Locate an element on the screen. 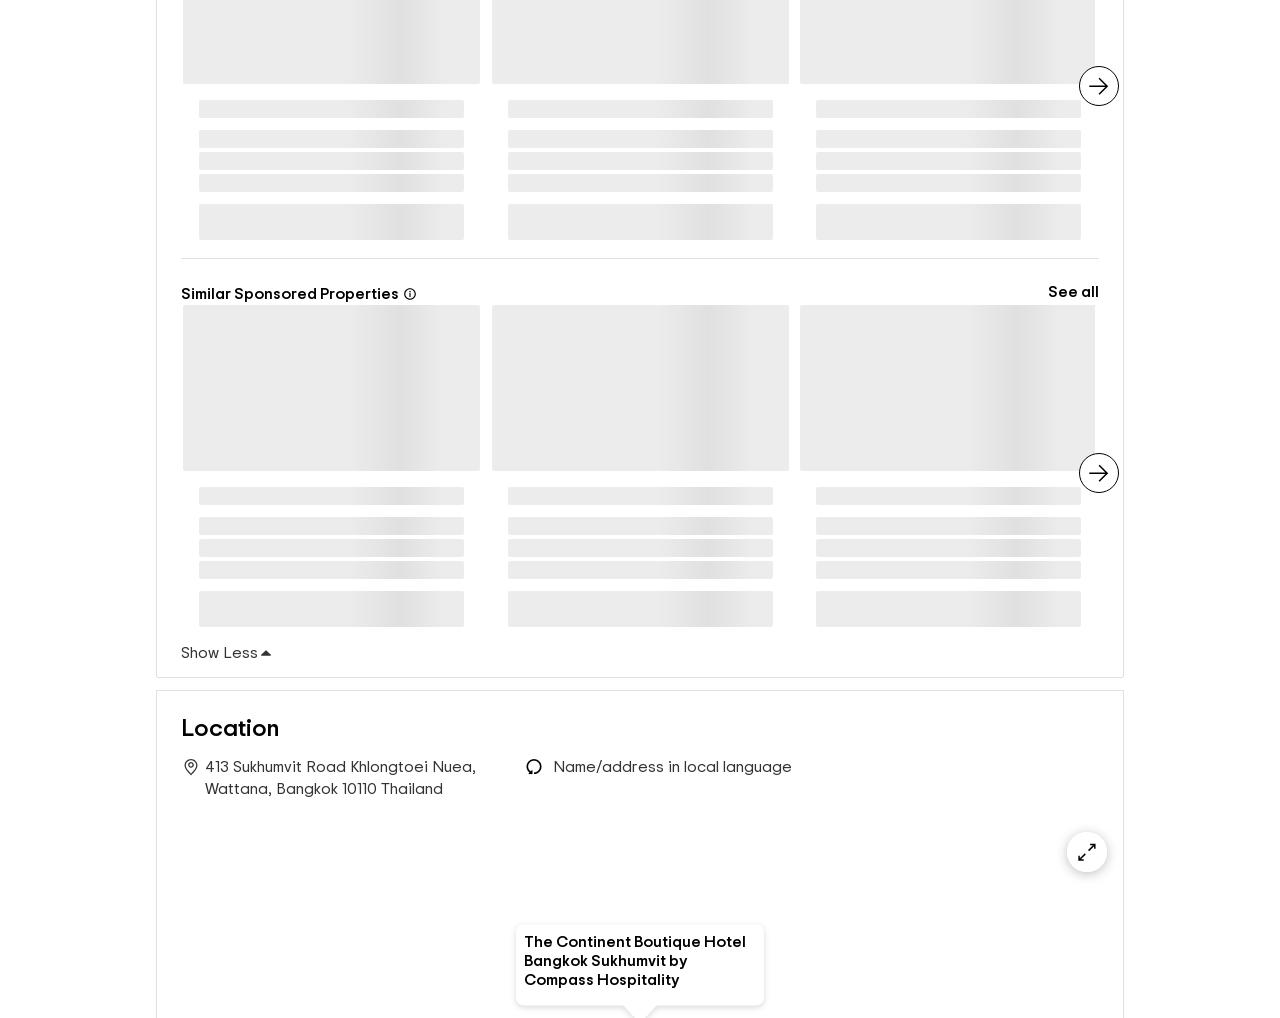  '1,126' is located at coordinates (615, 111).